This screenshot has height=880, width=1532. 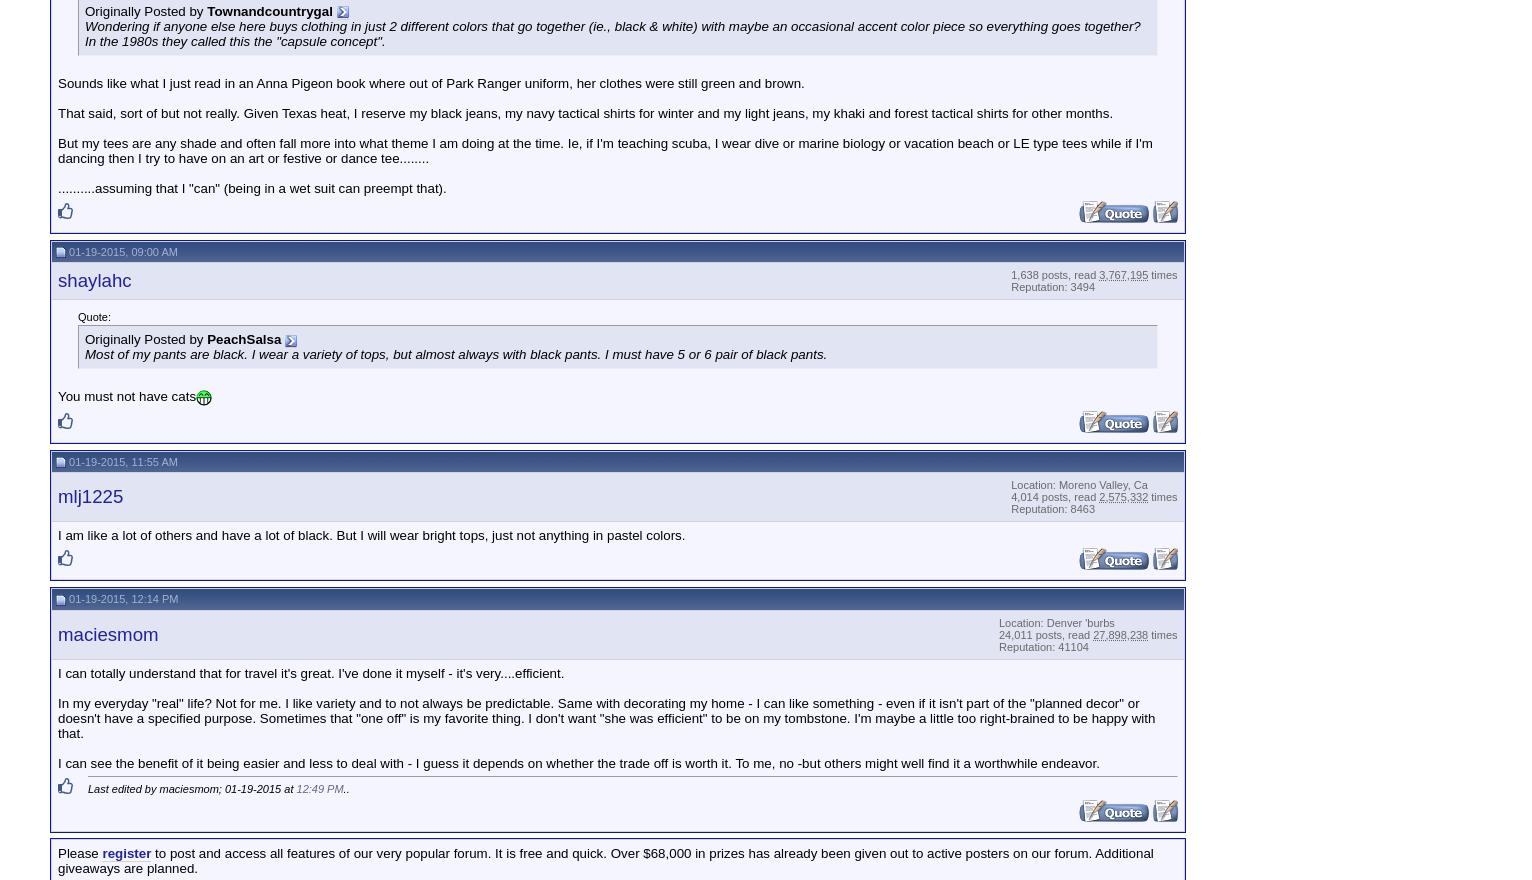 What do you see at coordinates (318, 788) in the screenshot?
I see `'12:49 PM'` at bounding box center [318, 788].